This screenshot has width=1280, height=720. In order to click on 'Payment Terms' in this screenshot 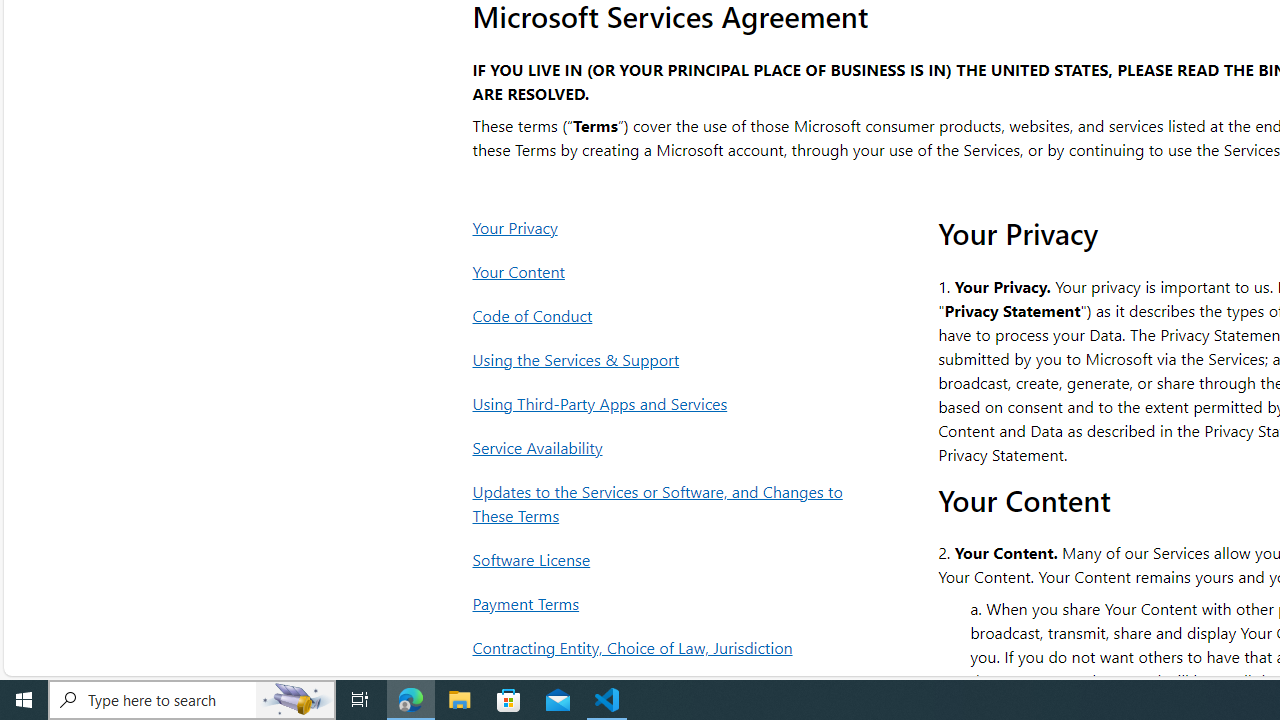, I will do `click(663, 602)`.